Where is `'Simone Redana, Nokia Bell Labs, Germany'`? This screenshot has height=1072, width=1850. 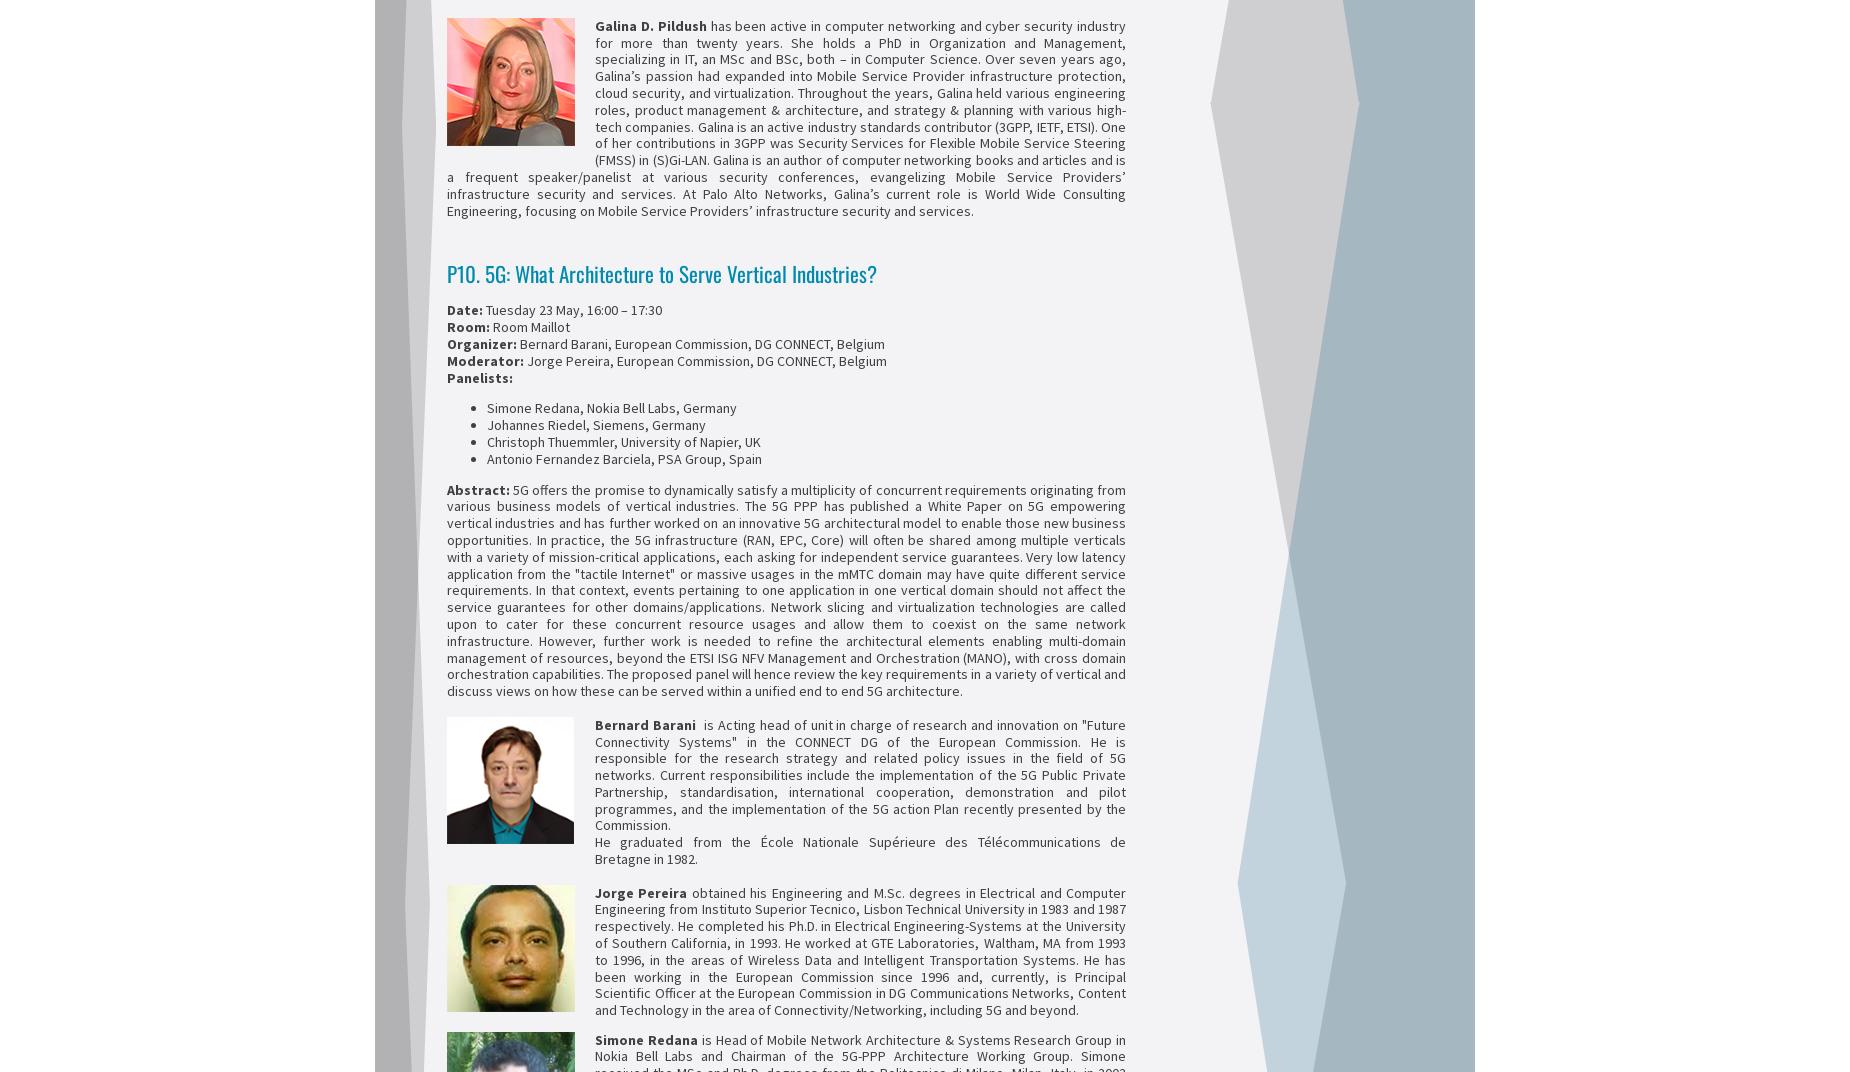
'Simone Redana, Nokia Bell Labs, Germany' is located at coordinates (611, 407).